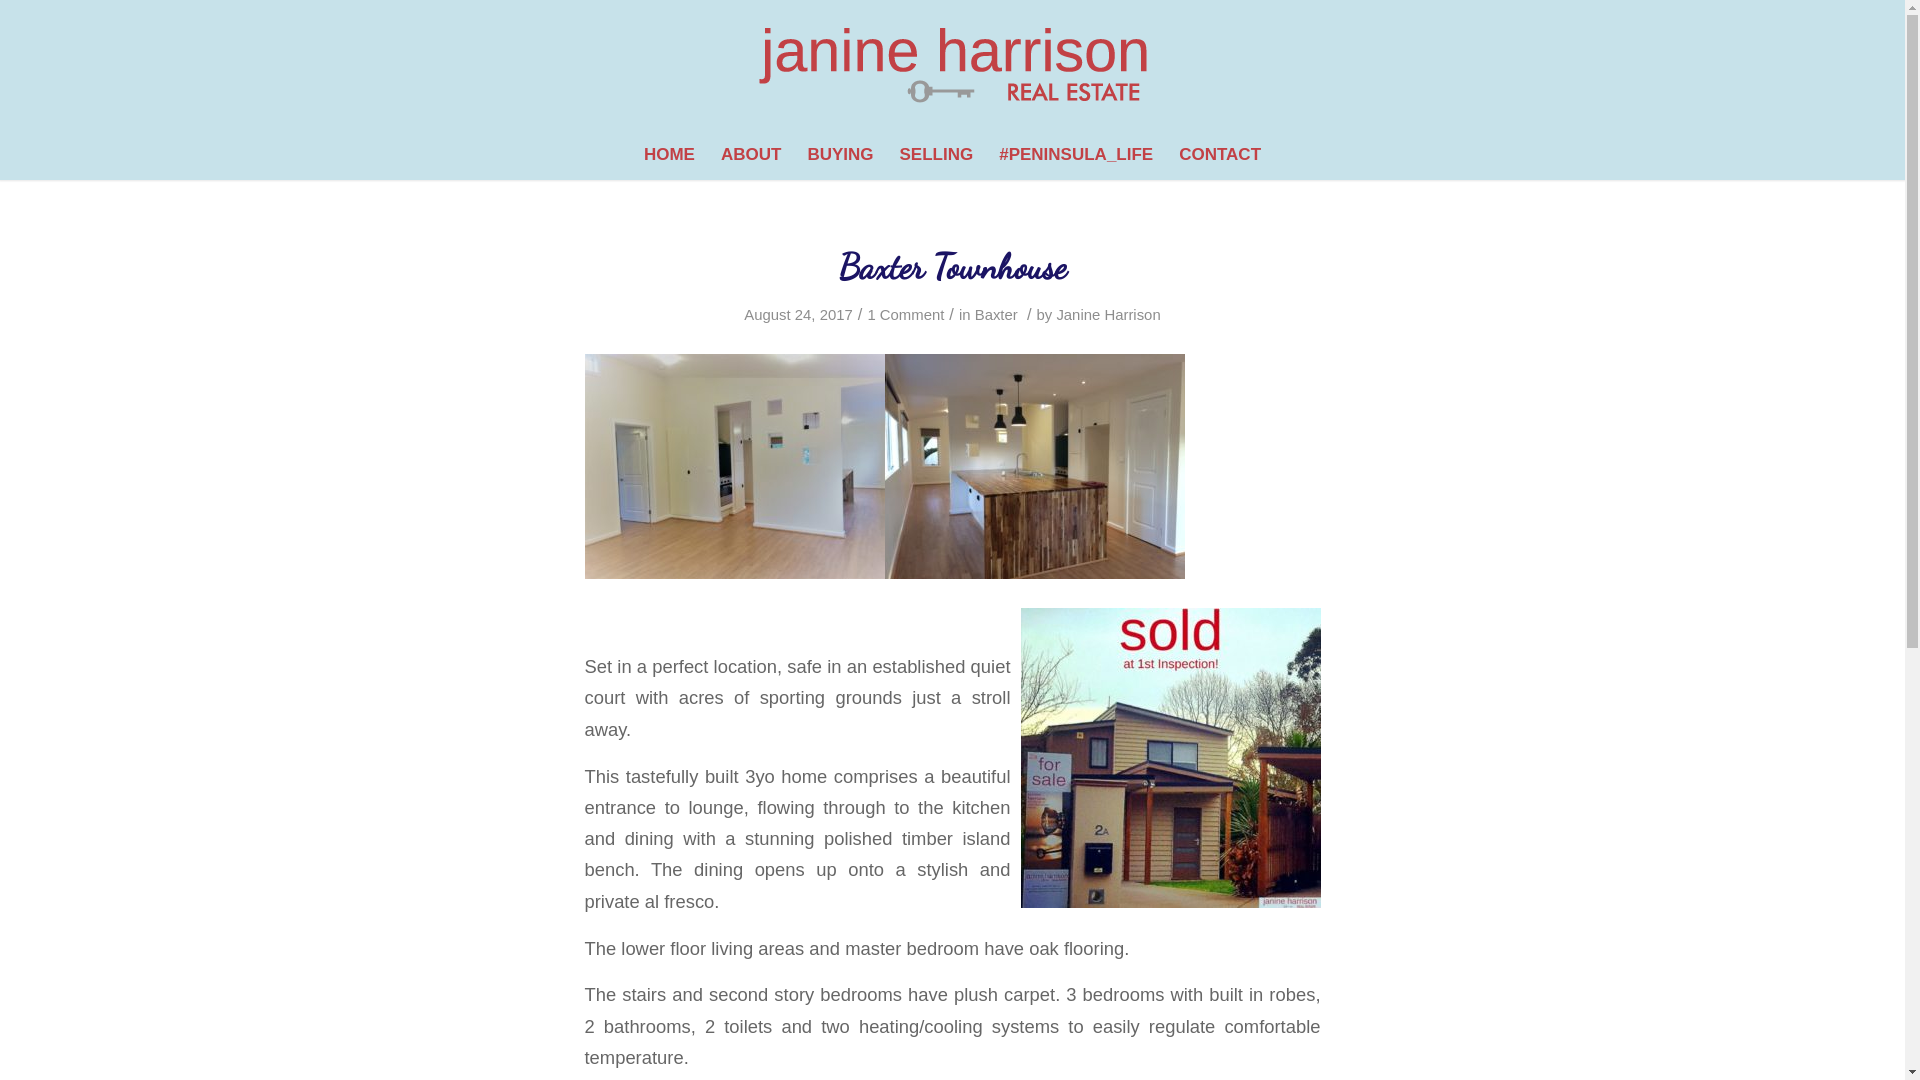  Describe the element at coordinates (867, 313) in the screenshot. I see `'1 Comment'` at that location.